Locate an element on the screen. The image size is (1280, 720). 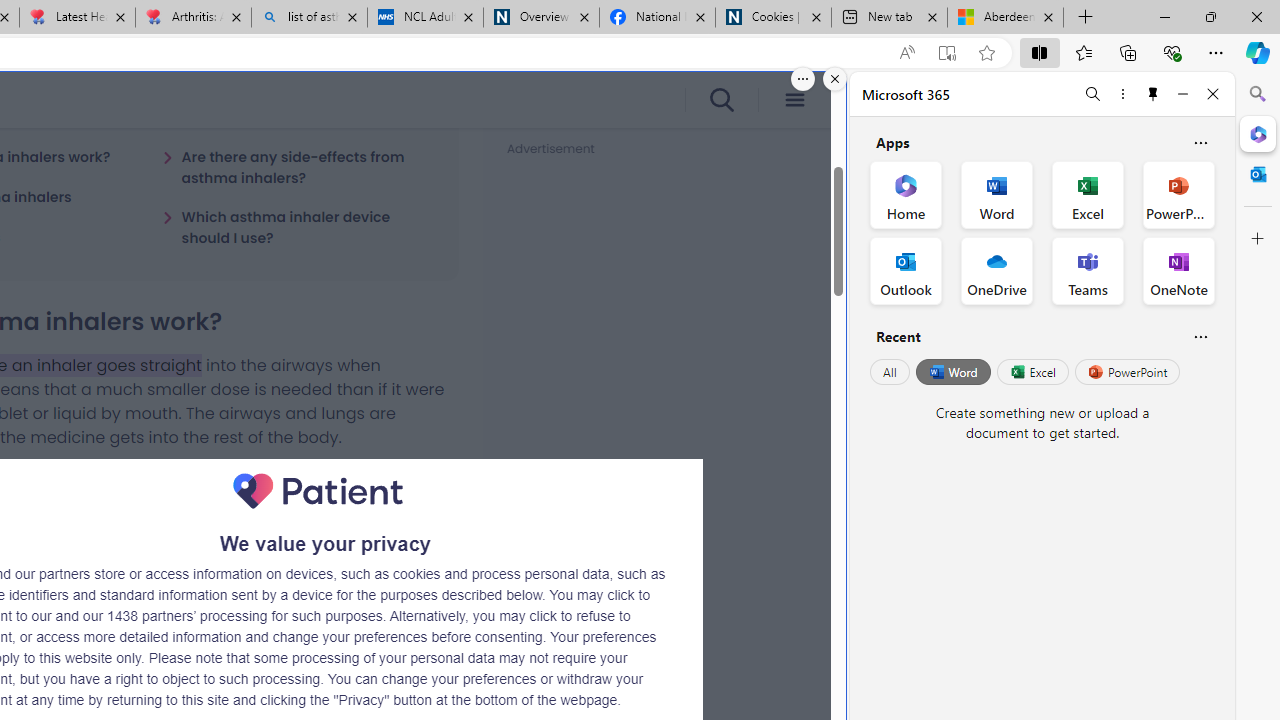
'Aberdeen, Hong Kong SAR hourly forecast | Microsoft Weather' is located at coordinates (1006, 17).